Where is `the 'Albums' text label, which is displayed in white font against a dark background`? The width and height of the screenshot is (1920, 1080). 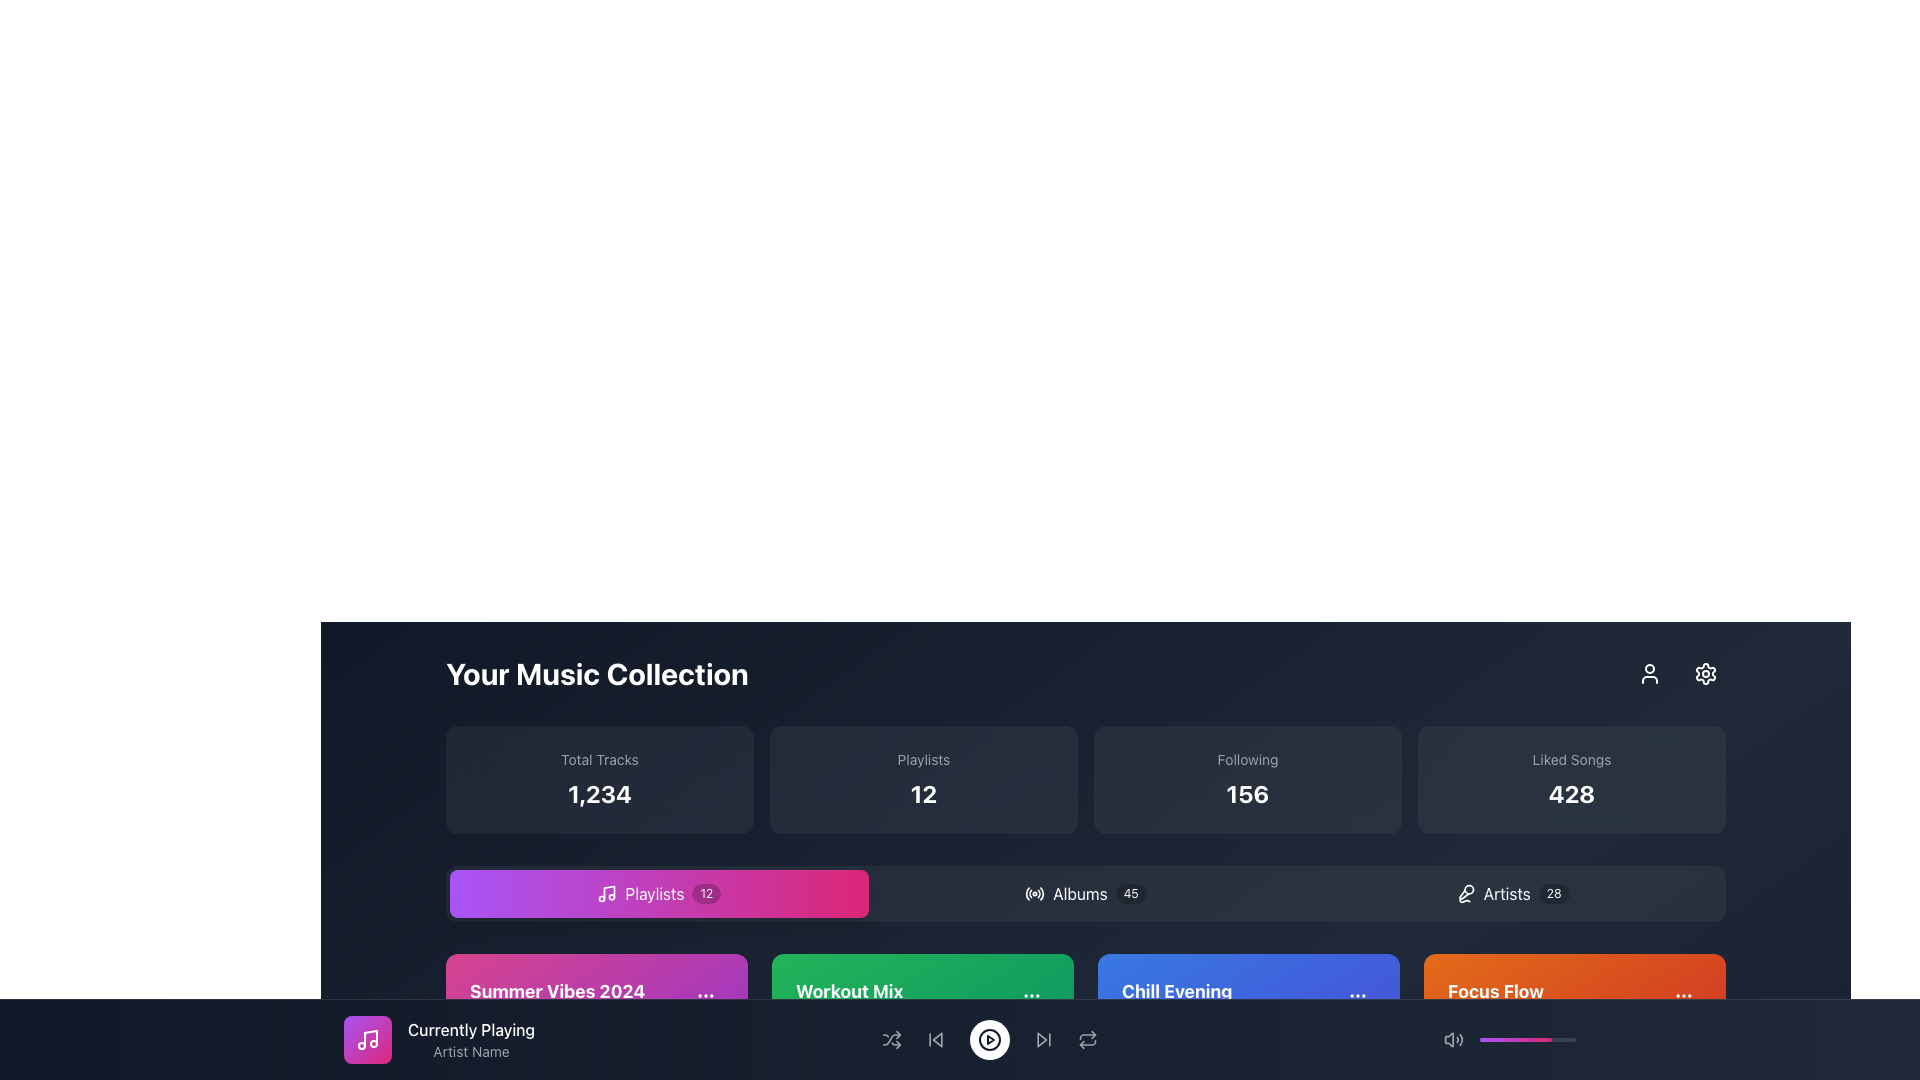
the 'Albums' text label, which is displayed in white font against a dark background is located at coordinates (1079, 893).